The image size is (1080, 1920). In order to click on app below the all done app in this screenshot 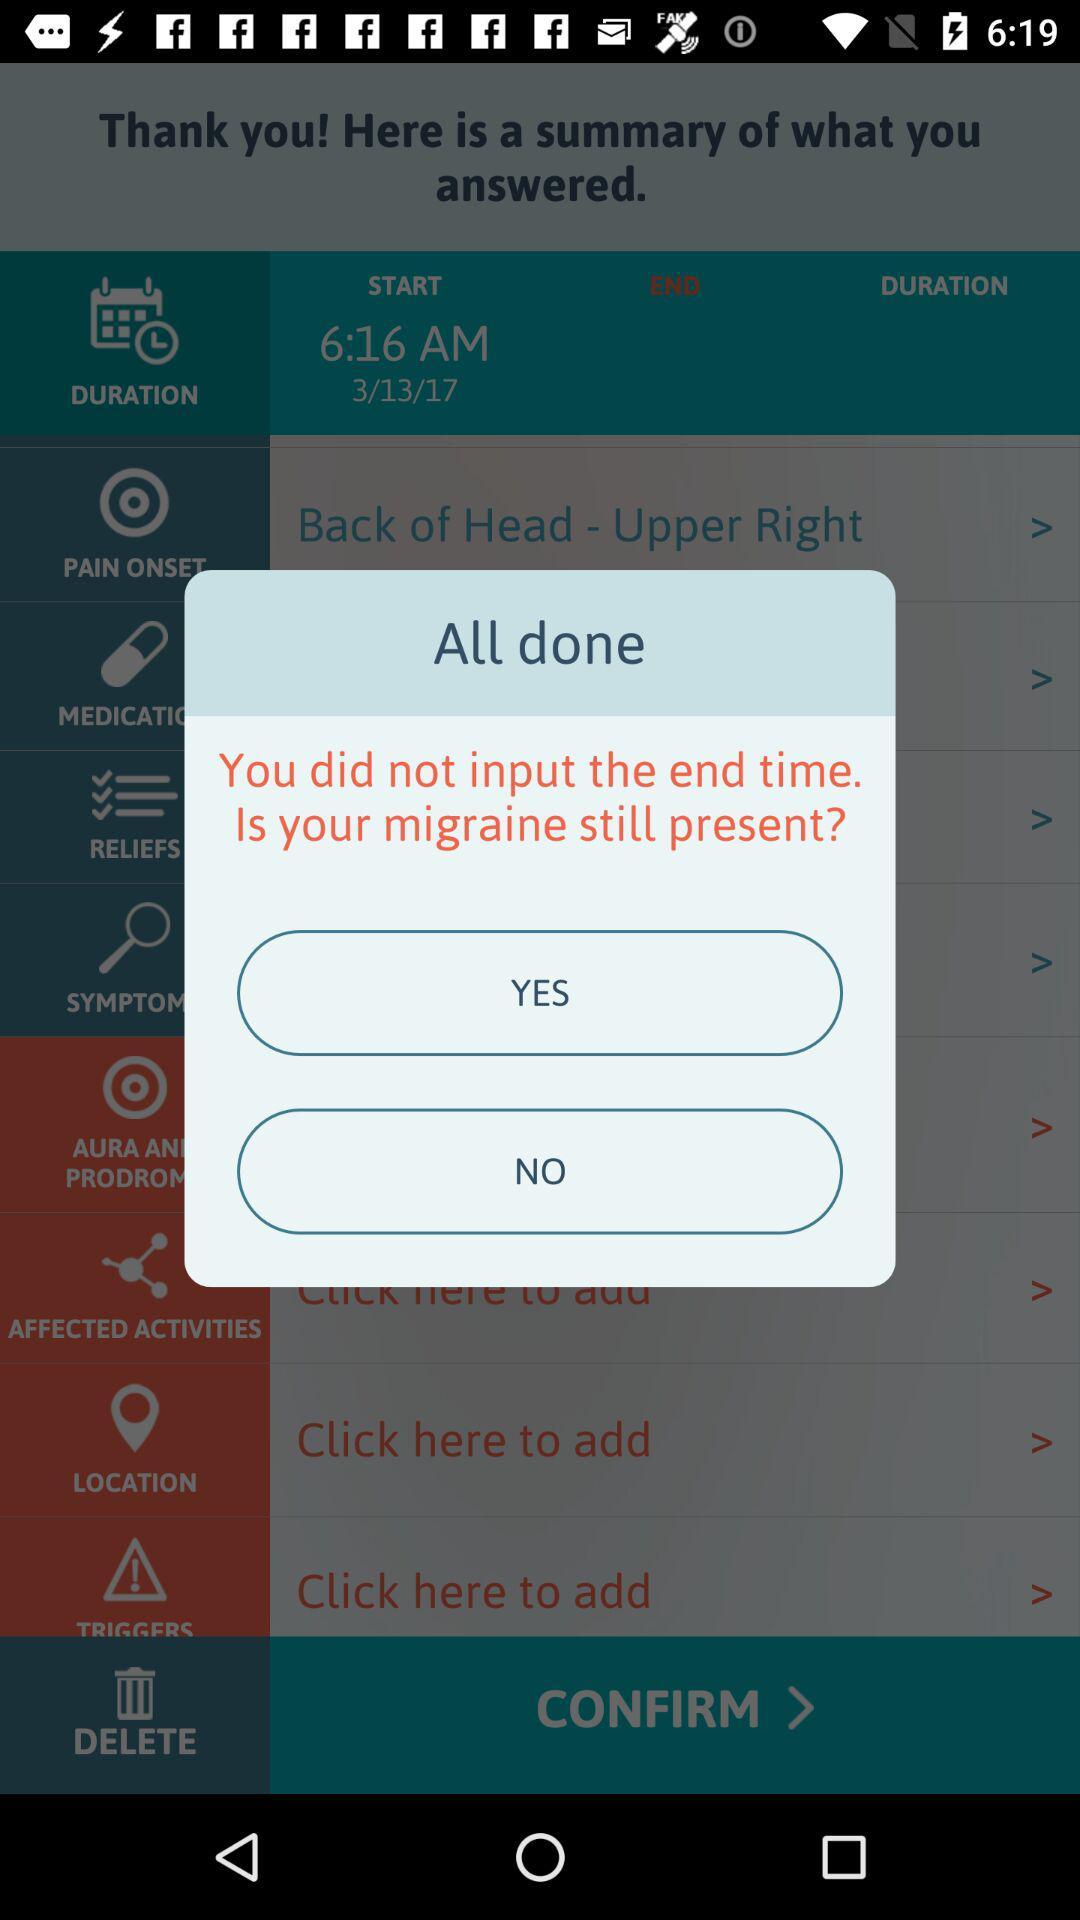, I will do `click(540, 795)`.